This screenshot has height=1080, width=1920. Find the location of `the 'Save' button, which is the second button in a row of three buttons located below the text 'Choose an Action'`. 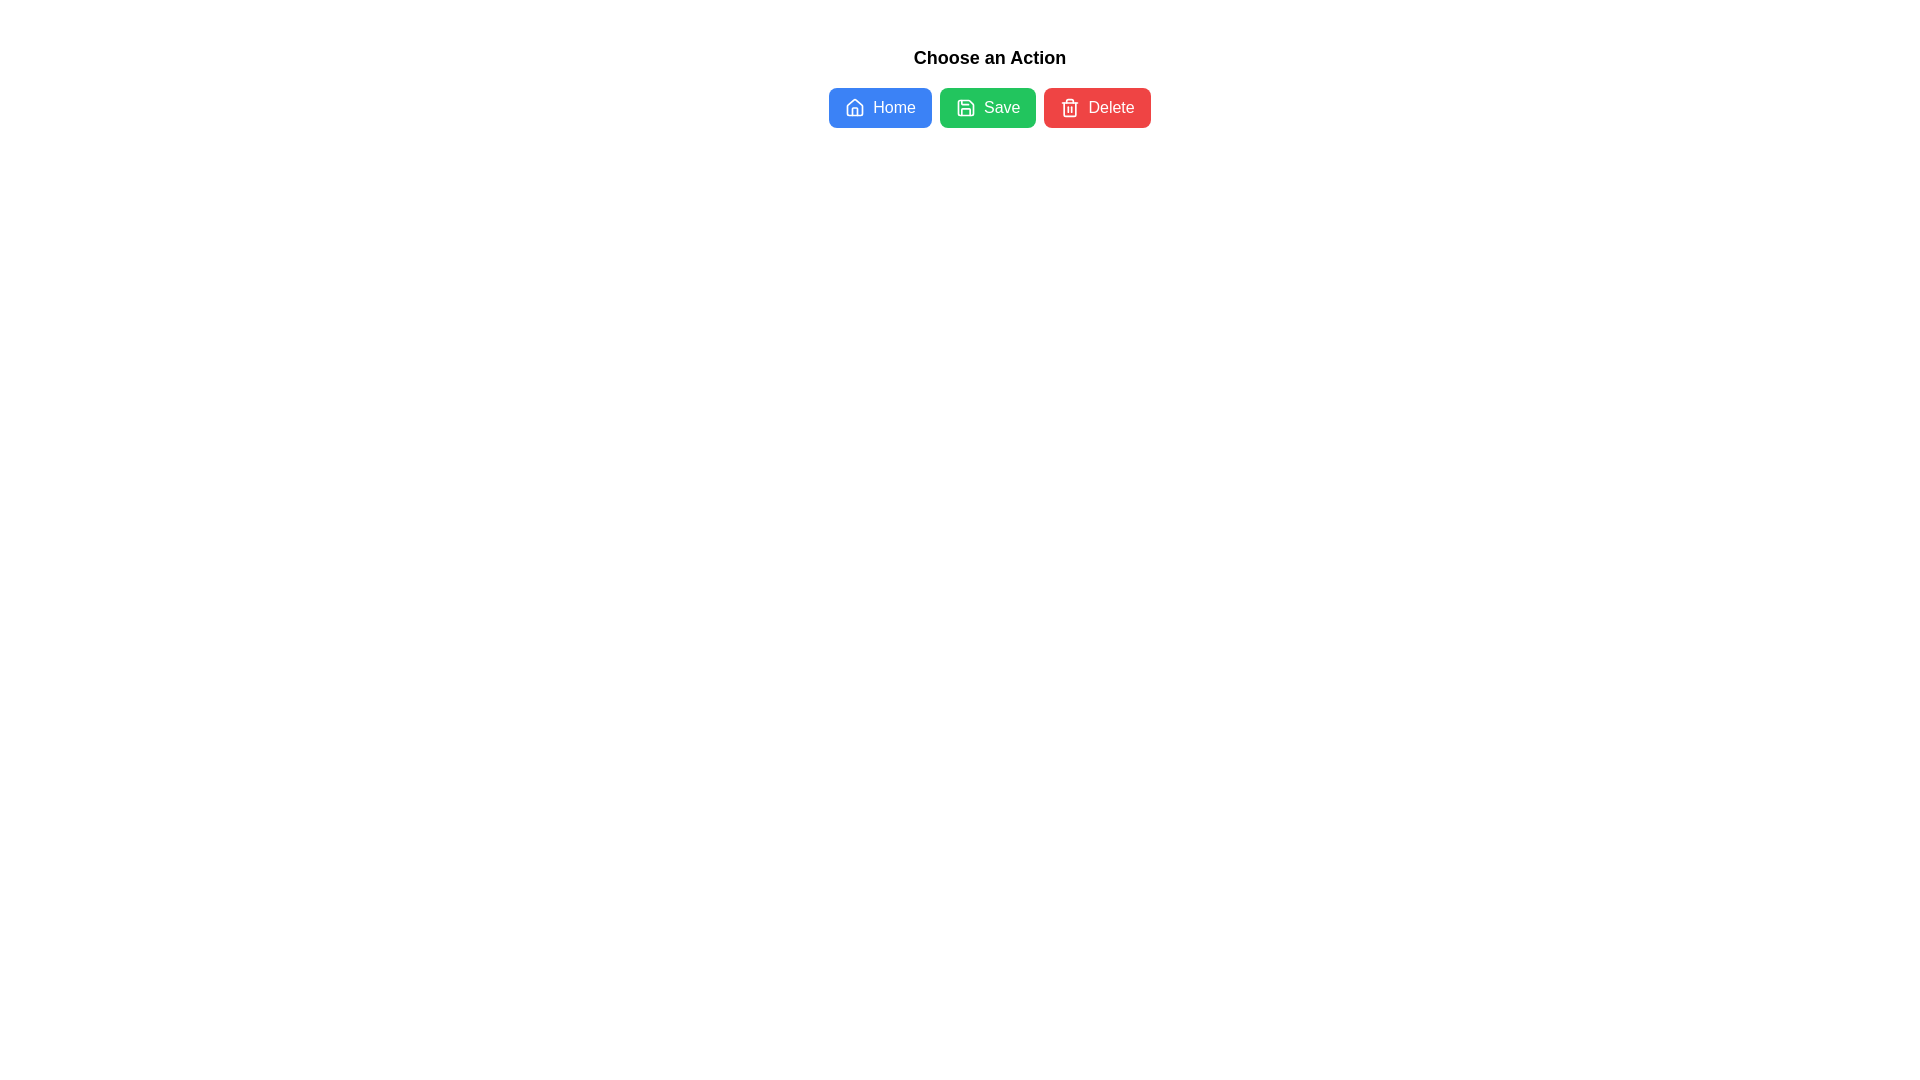

the 'Save' button, which is the second button in a row of three buttons located below the text 'Choose an Action' is located at coordinates (989, 108).